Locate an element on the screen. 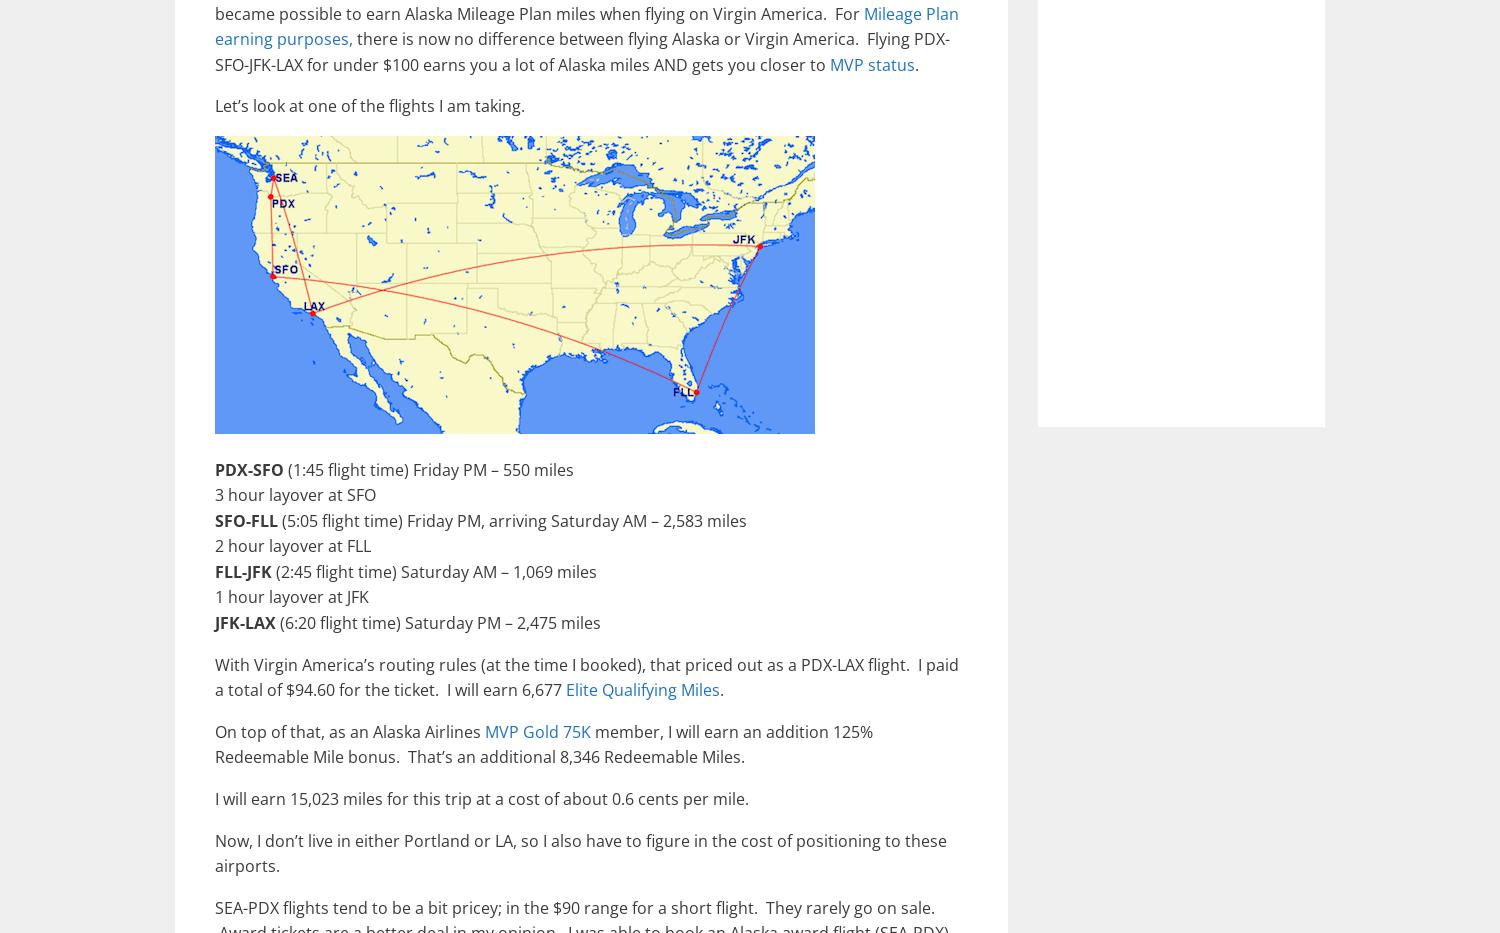 This screenshot has width=1500, height=933. 'MVP Gold 75K' is located at coordinates (538, 730).